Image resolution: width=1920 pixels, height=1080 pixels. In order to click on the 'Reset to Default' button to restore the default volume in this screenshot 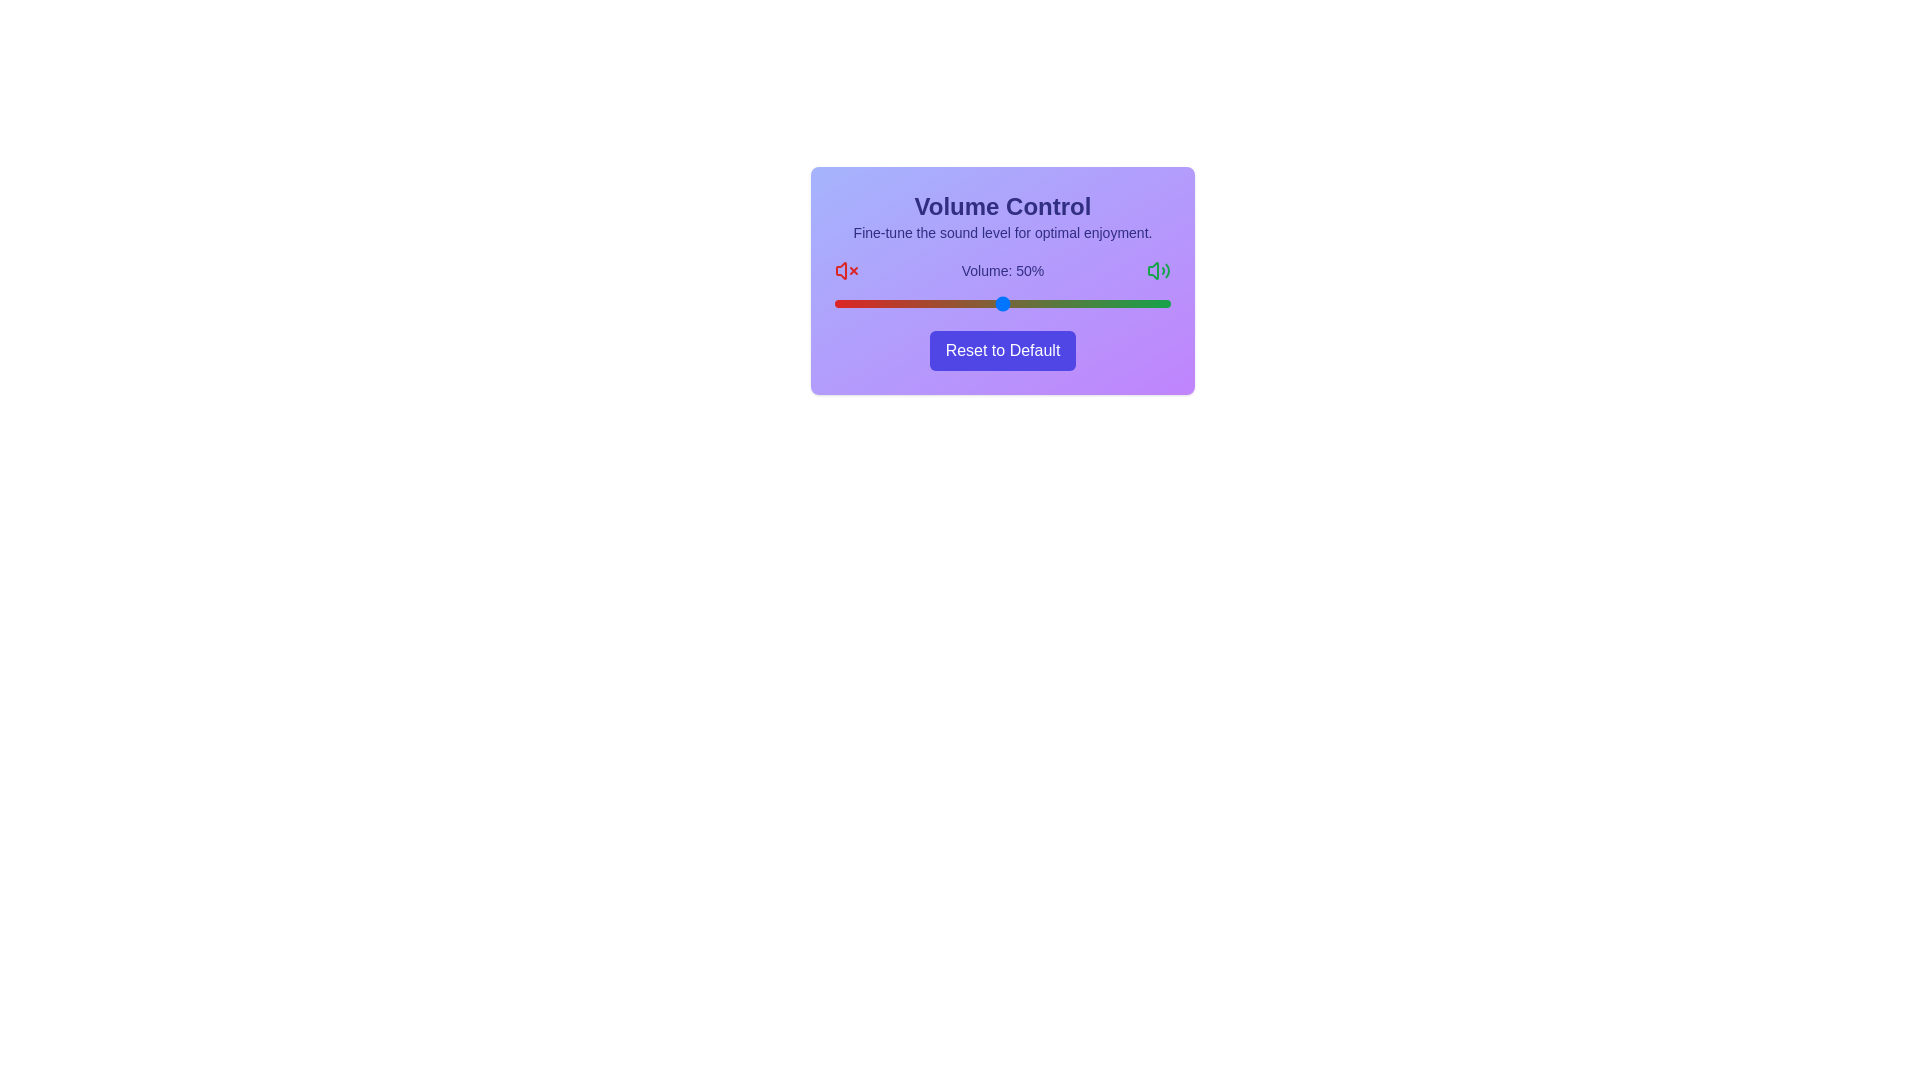, I will do `click(1003, 350)`.